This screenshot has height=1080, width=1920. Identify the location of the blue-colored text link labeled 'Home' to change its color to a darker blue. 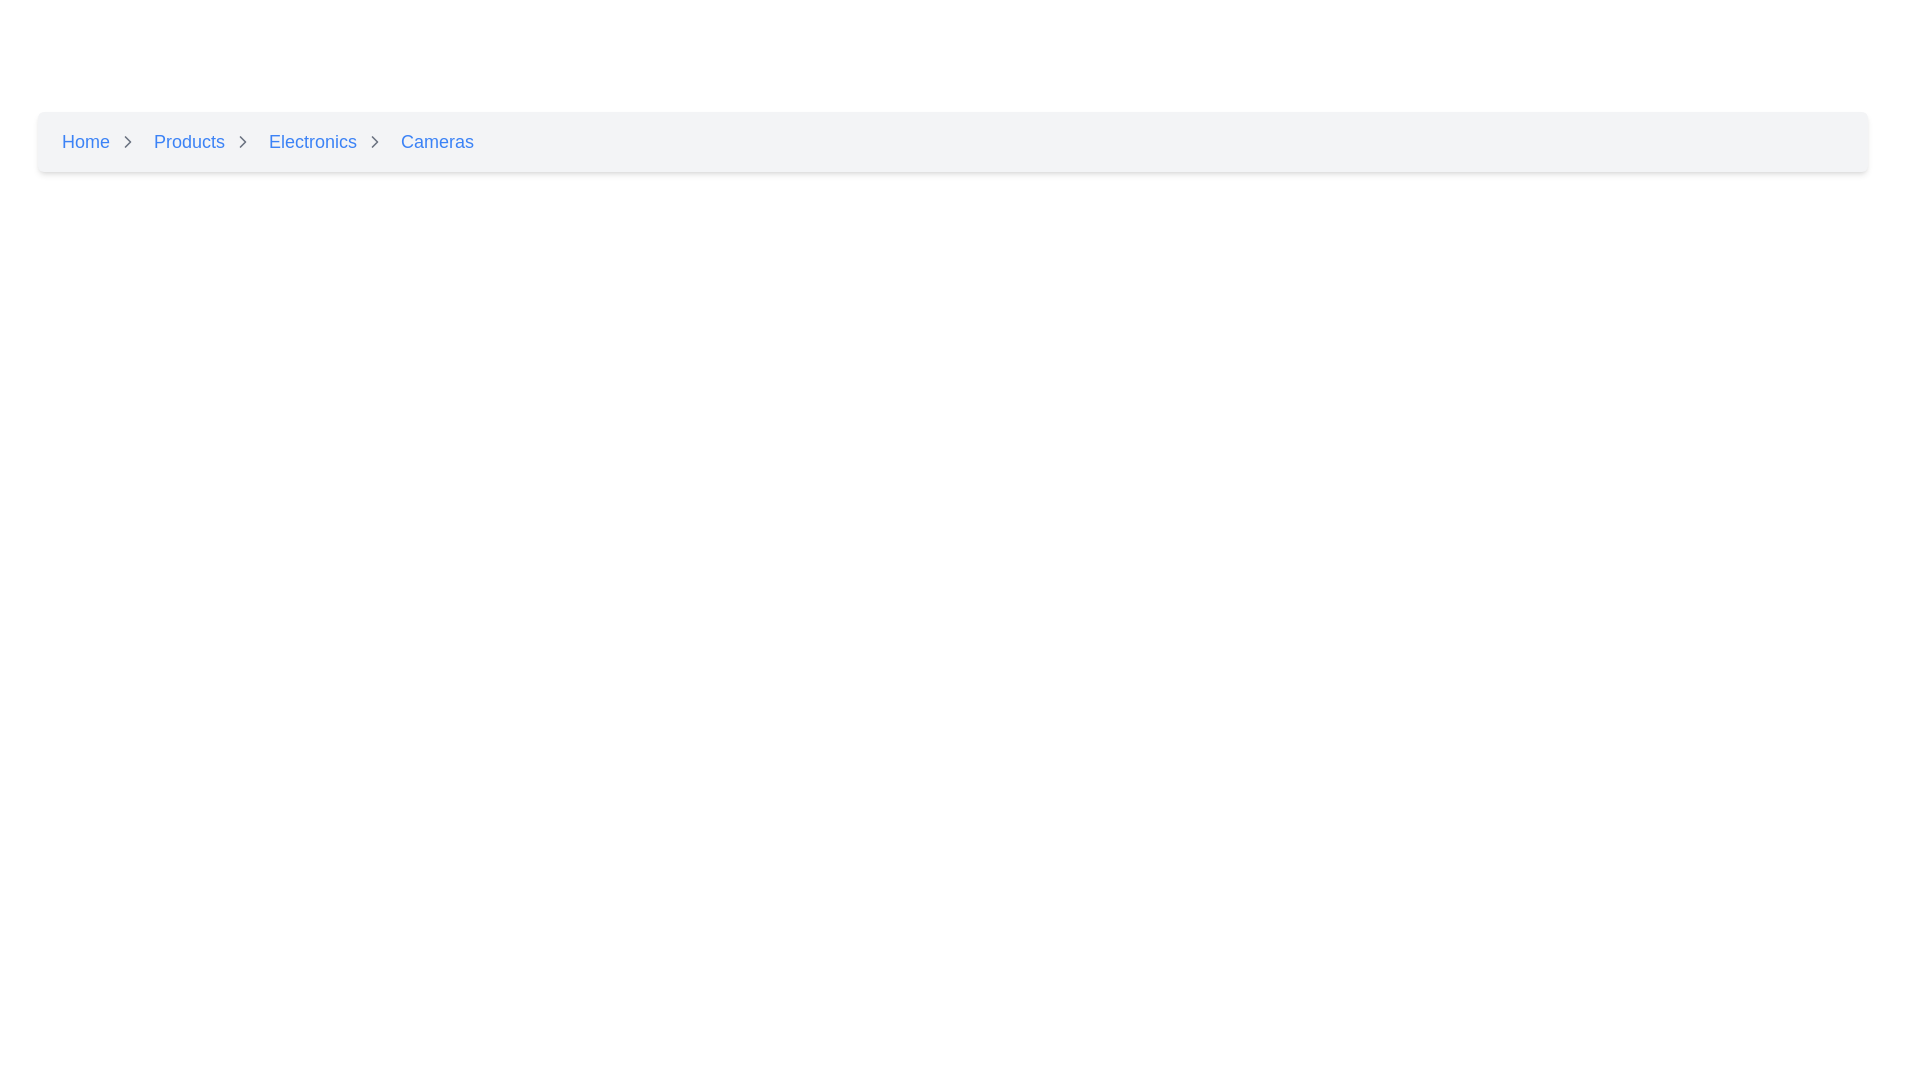
(85, 141).